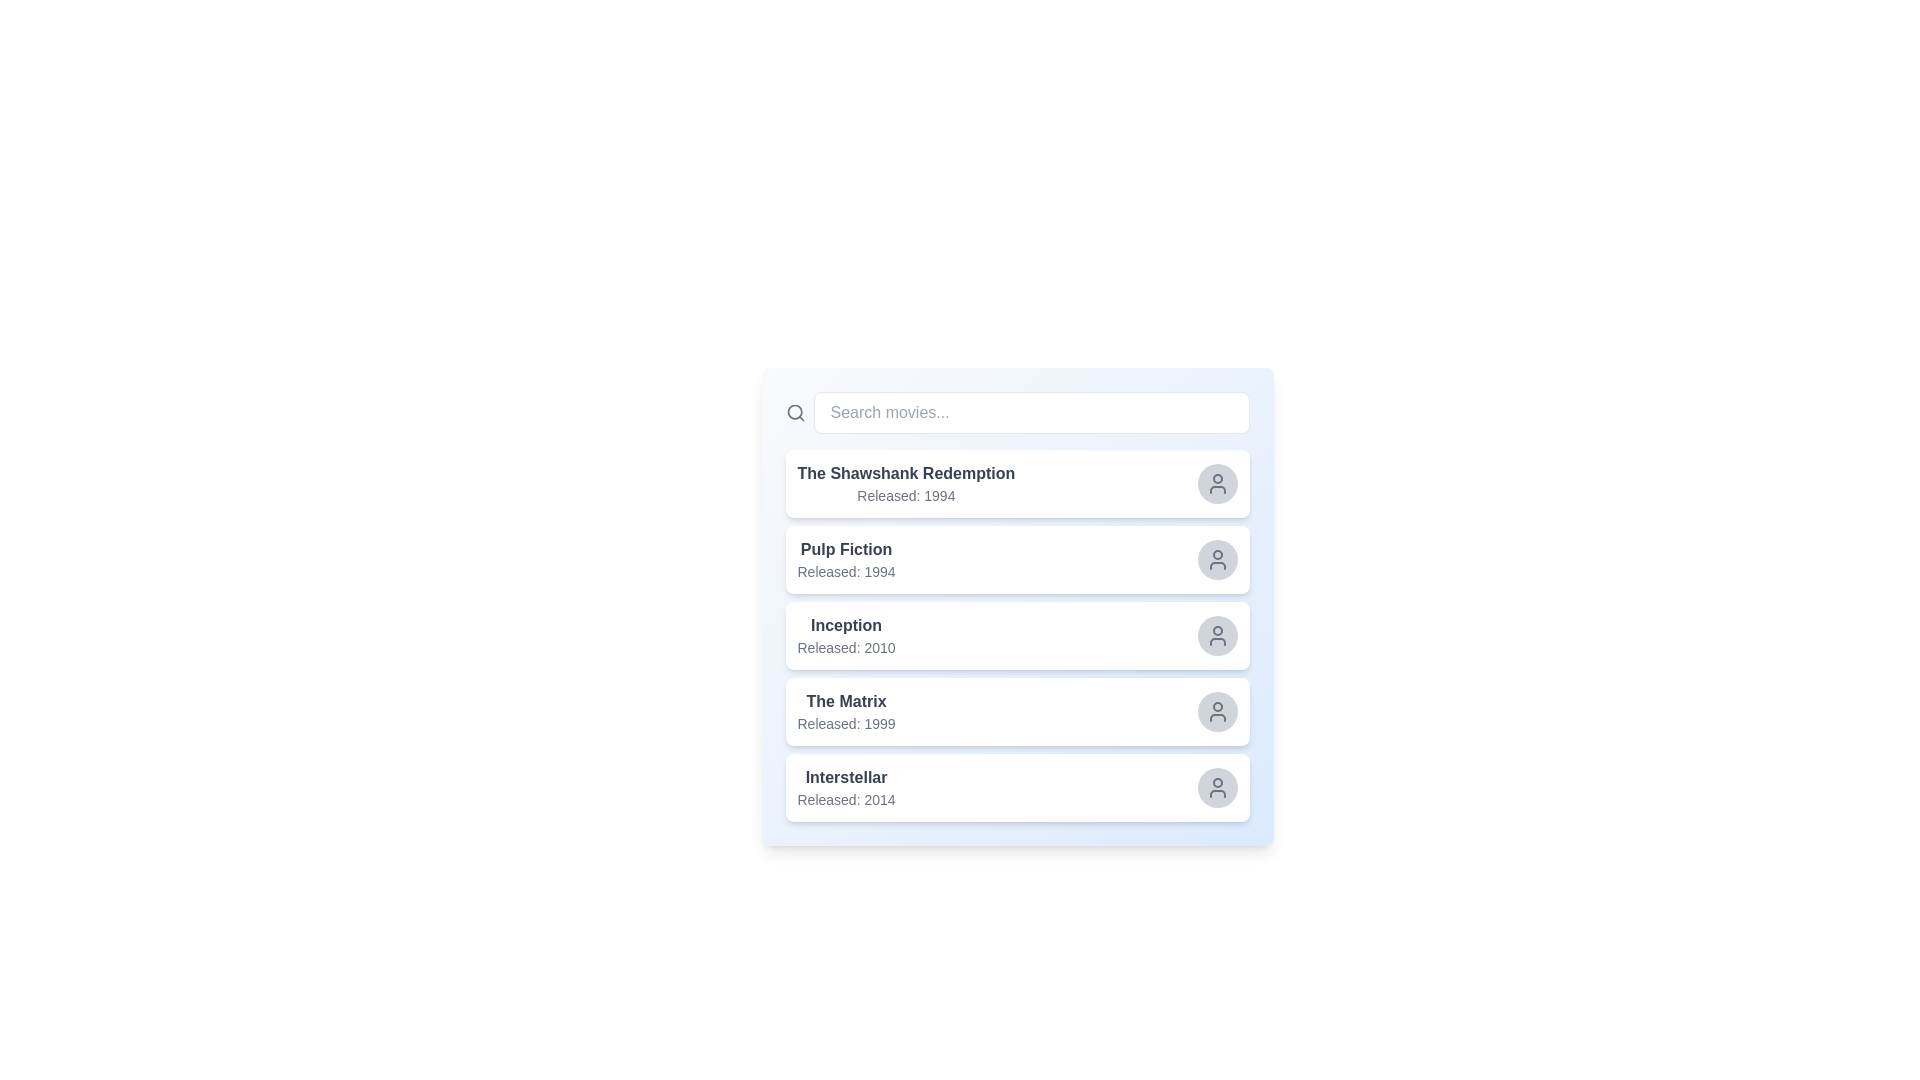 This screenshot has width=1920, height=1080. What do you see at coordinates (1017, 559) in the screenshot?
I see `the 'Pulp Fiction' interactive display card, which features a white background, rounded corners, and contains the title 'Pulp Fiction' in bold above 'Released: 1994'` at bounding box center [1017, 559].